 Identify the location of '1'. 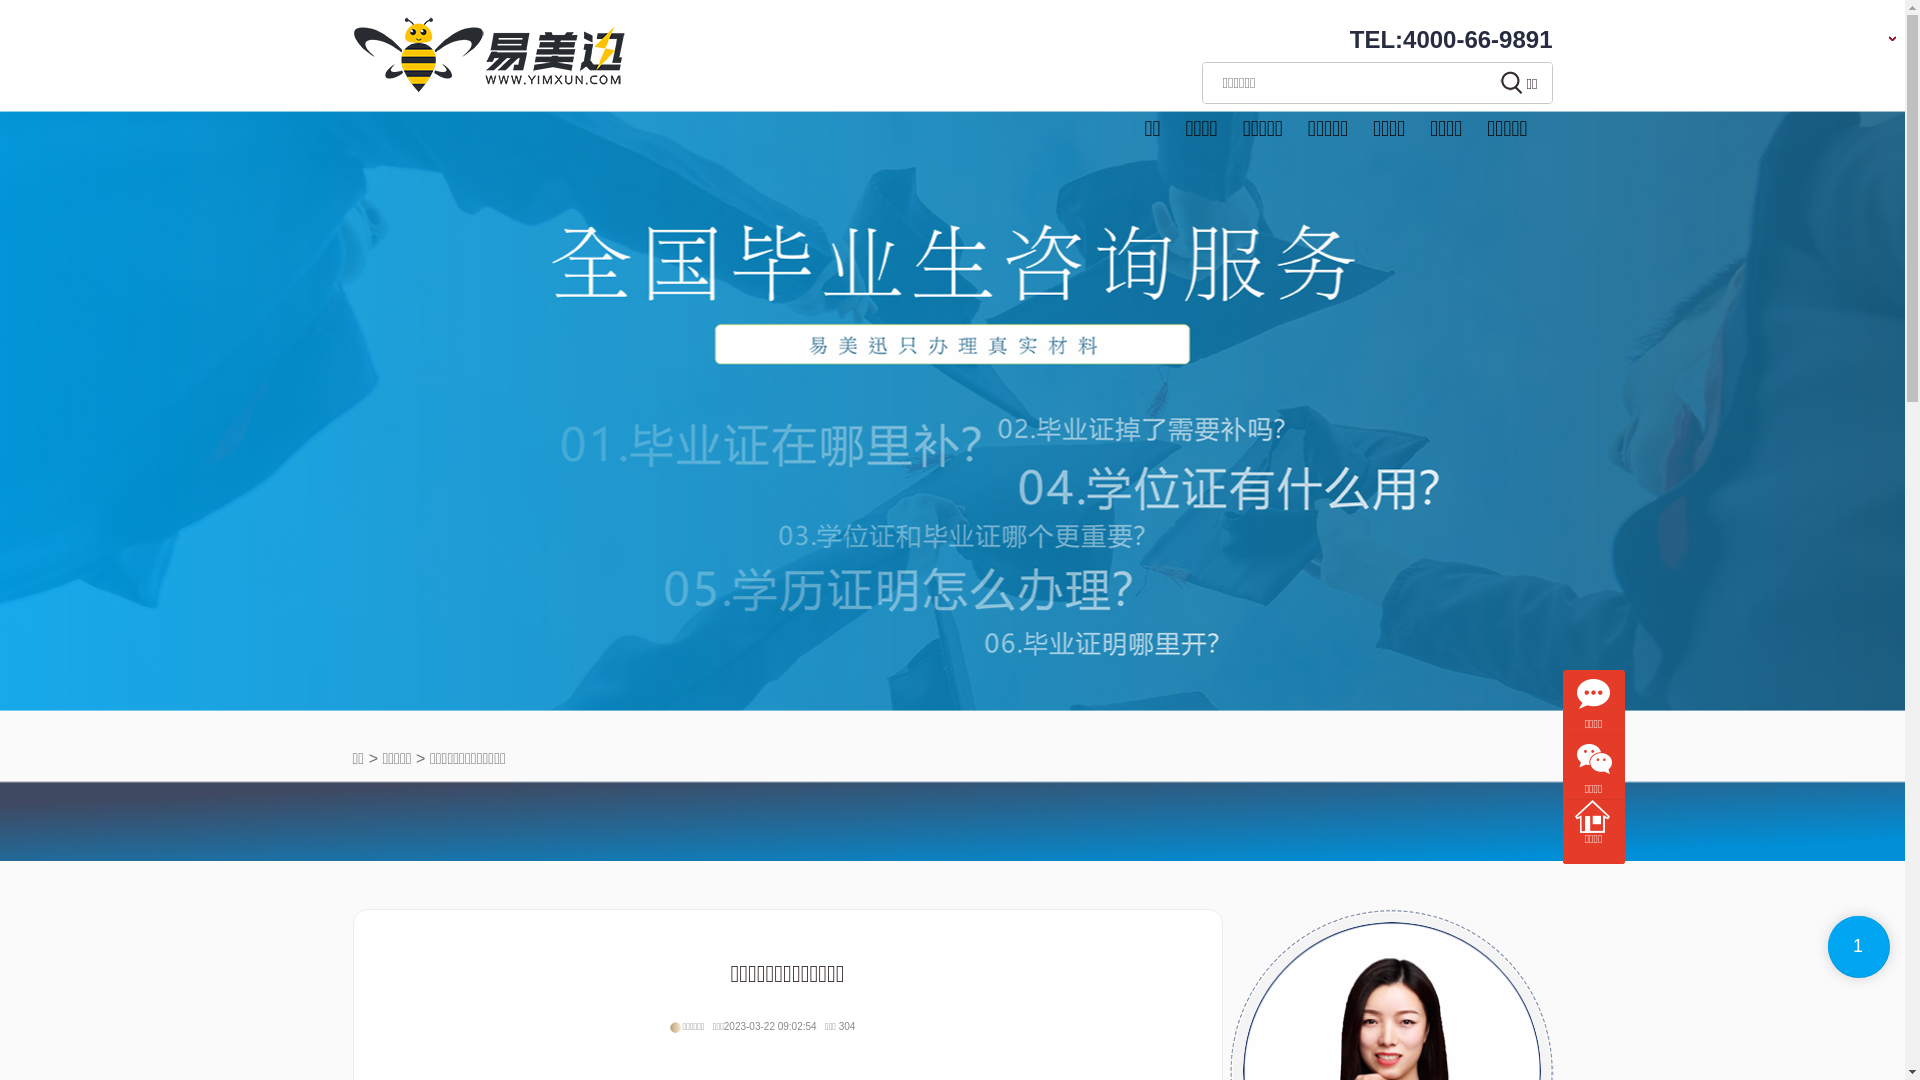
(1857, 946).